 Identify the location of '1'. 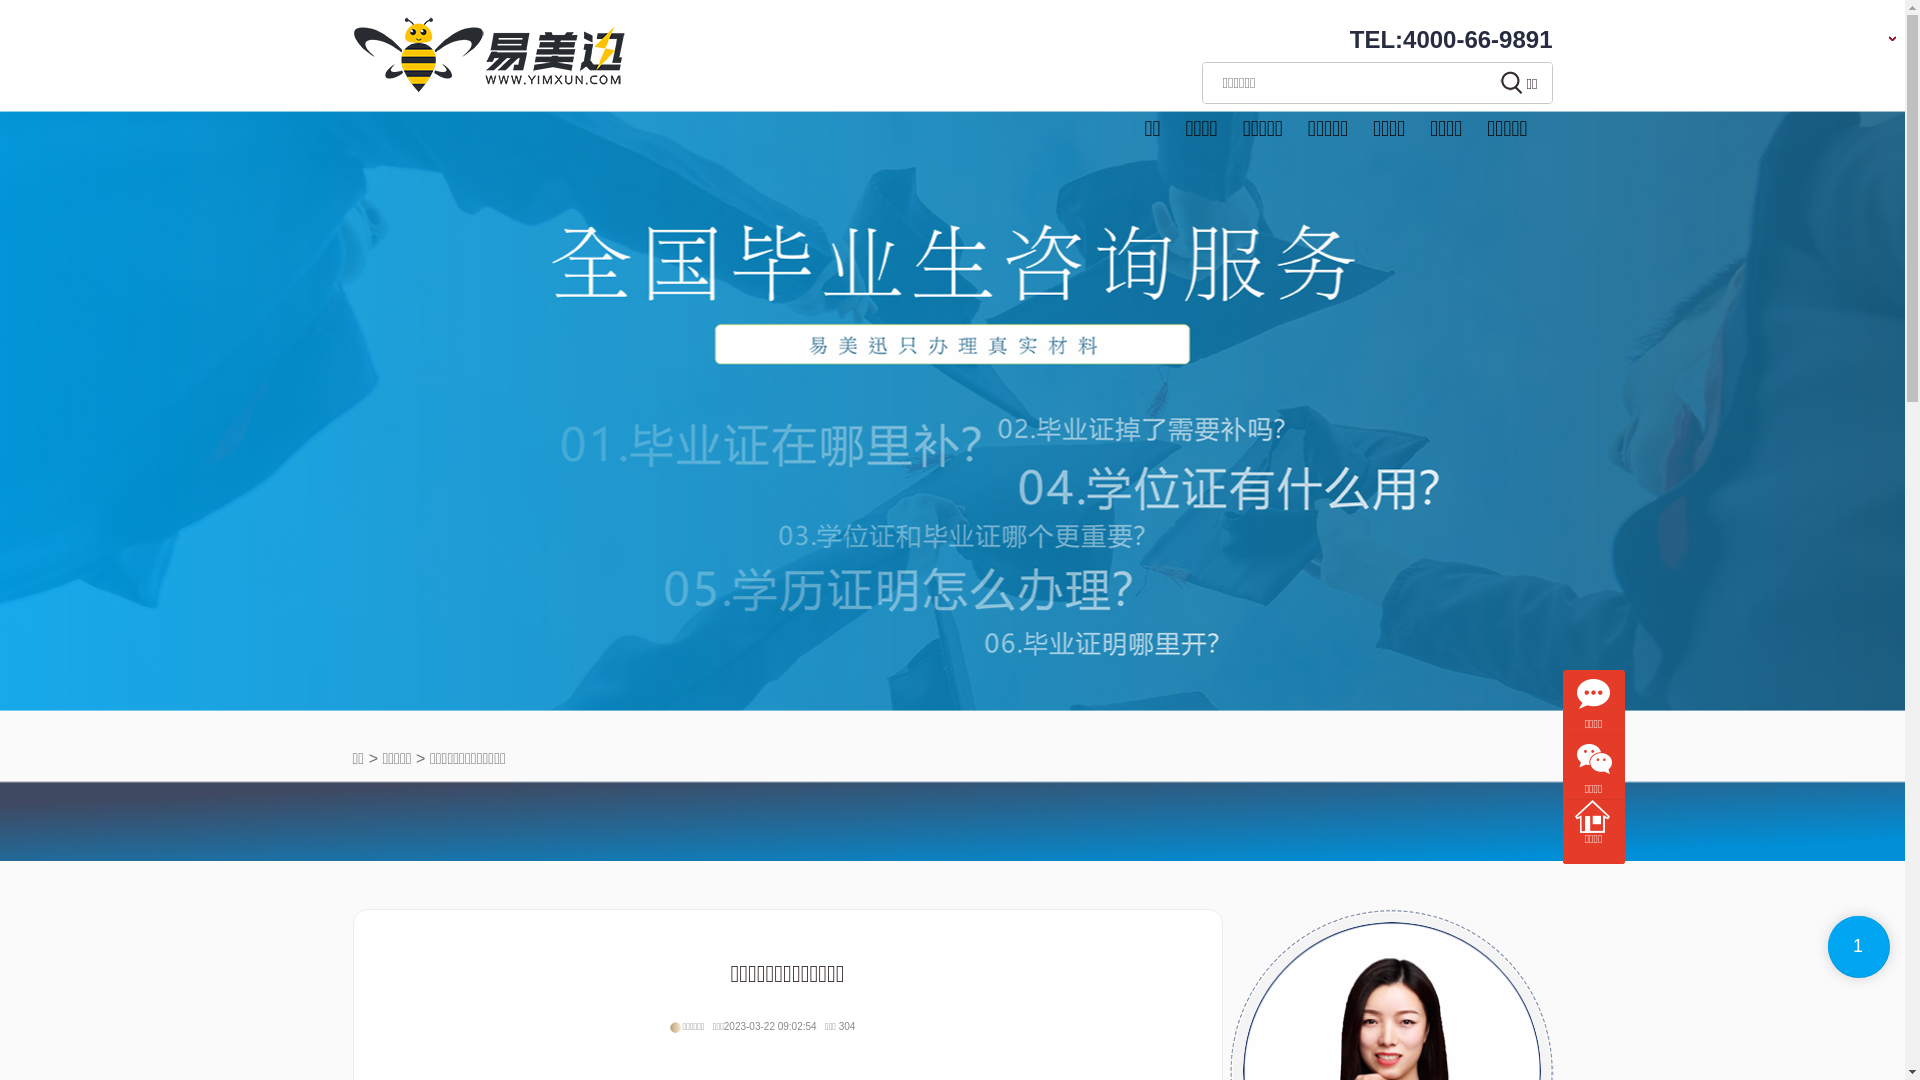
(1857, 946).